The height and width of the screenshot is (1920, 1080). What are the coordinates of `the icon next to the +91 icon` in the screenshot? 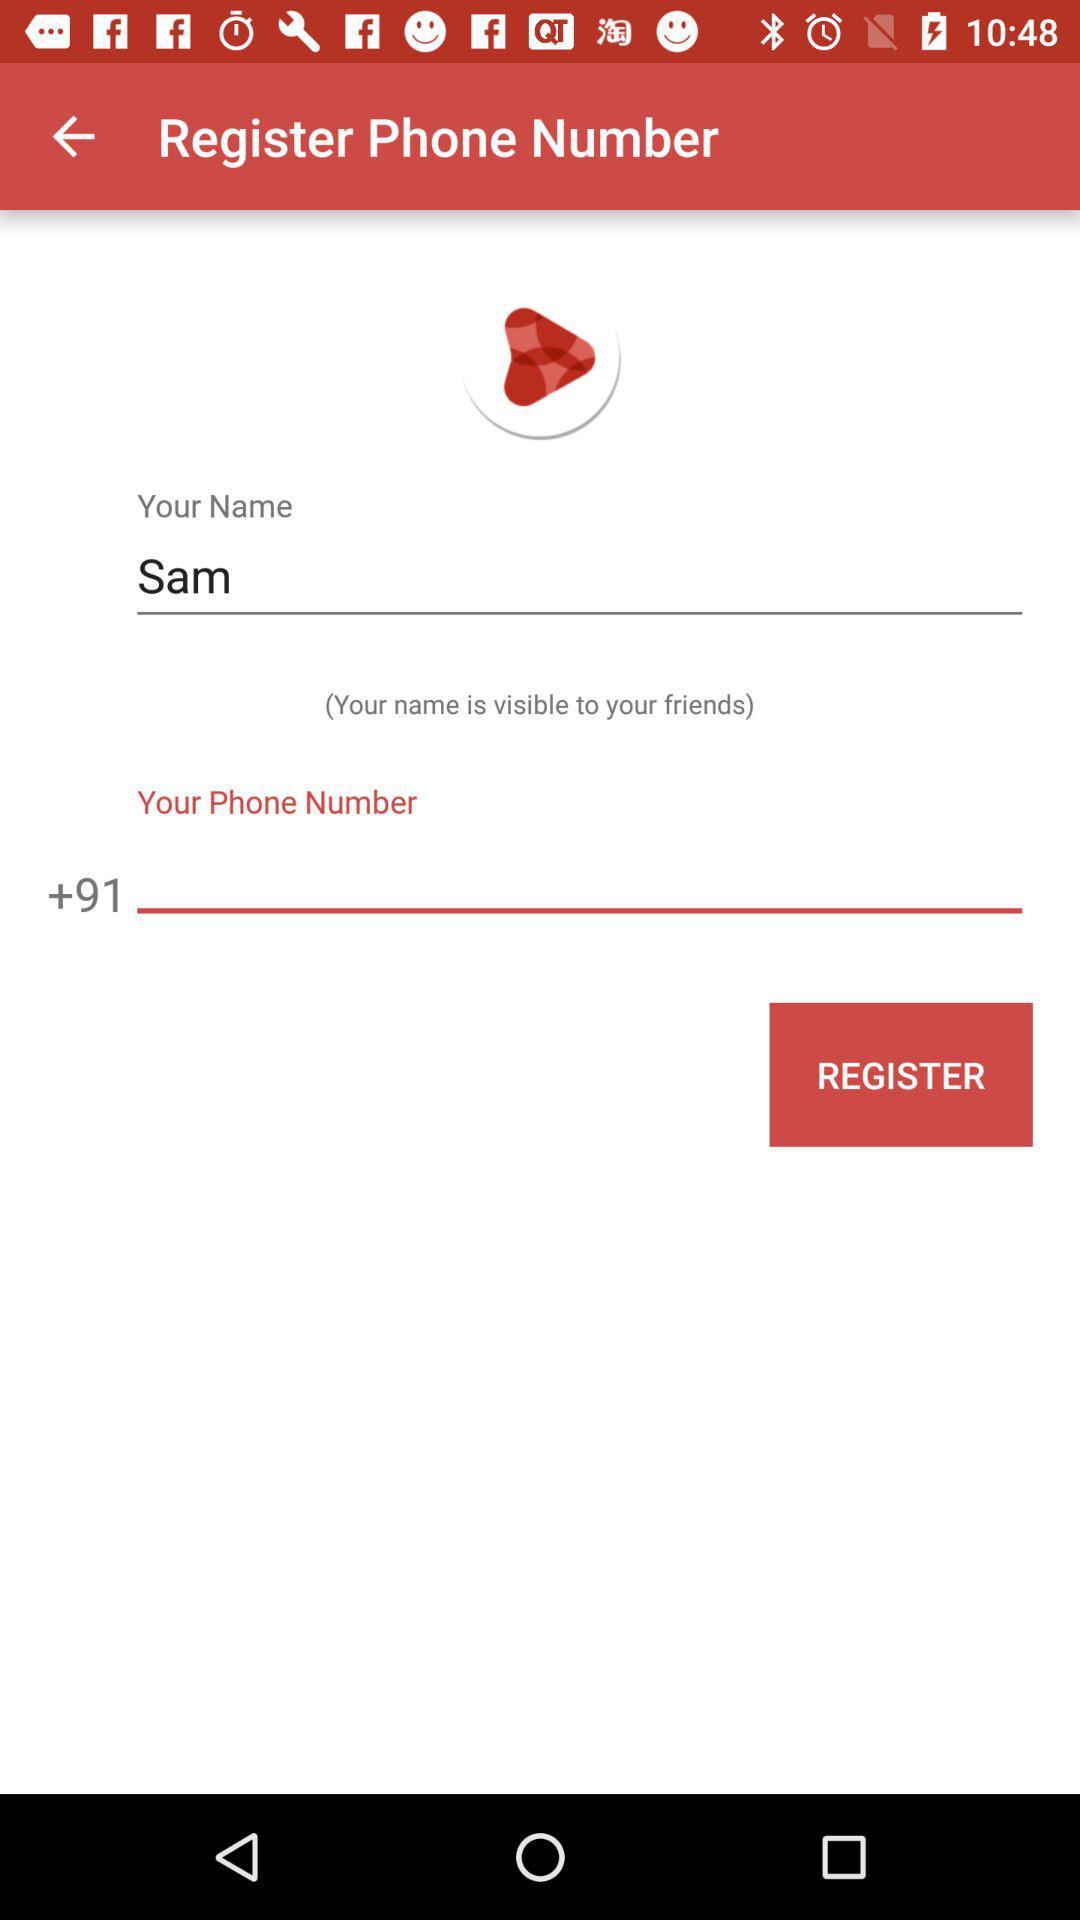 It's located at (579, 872).